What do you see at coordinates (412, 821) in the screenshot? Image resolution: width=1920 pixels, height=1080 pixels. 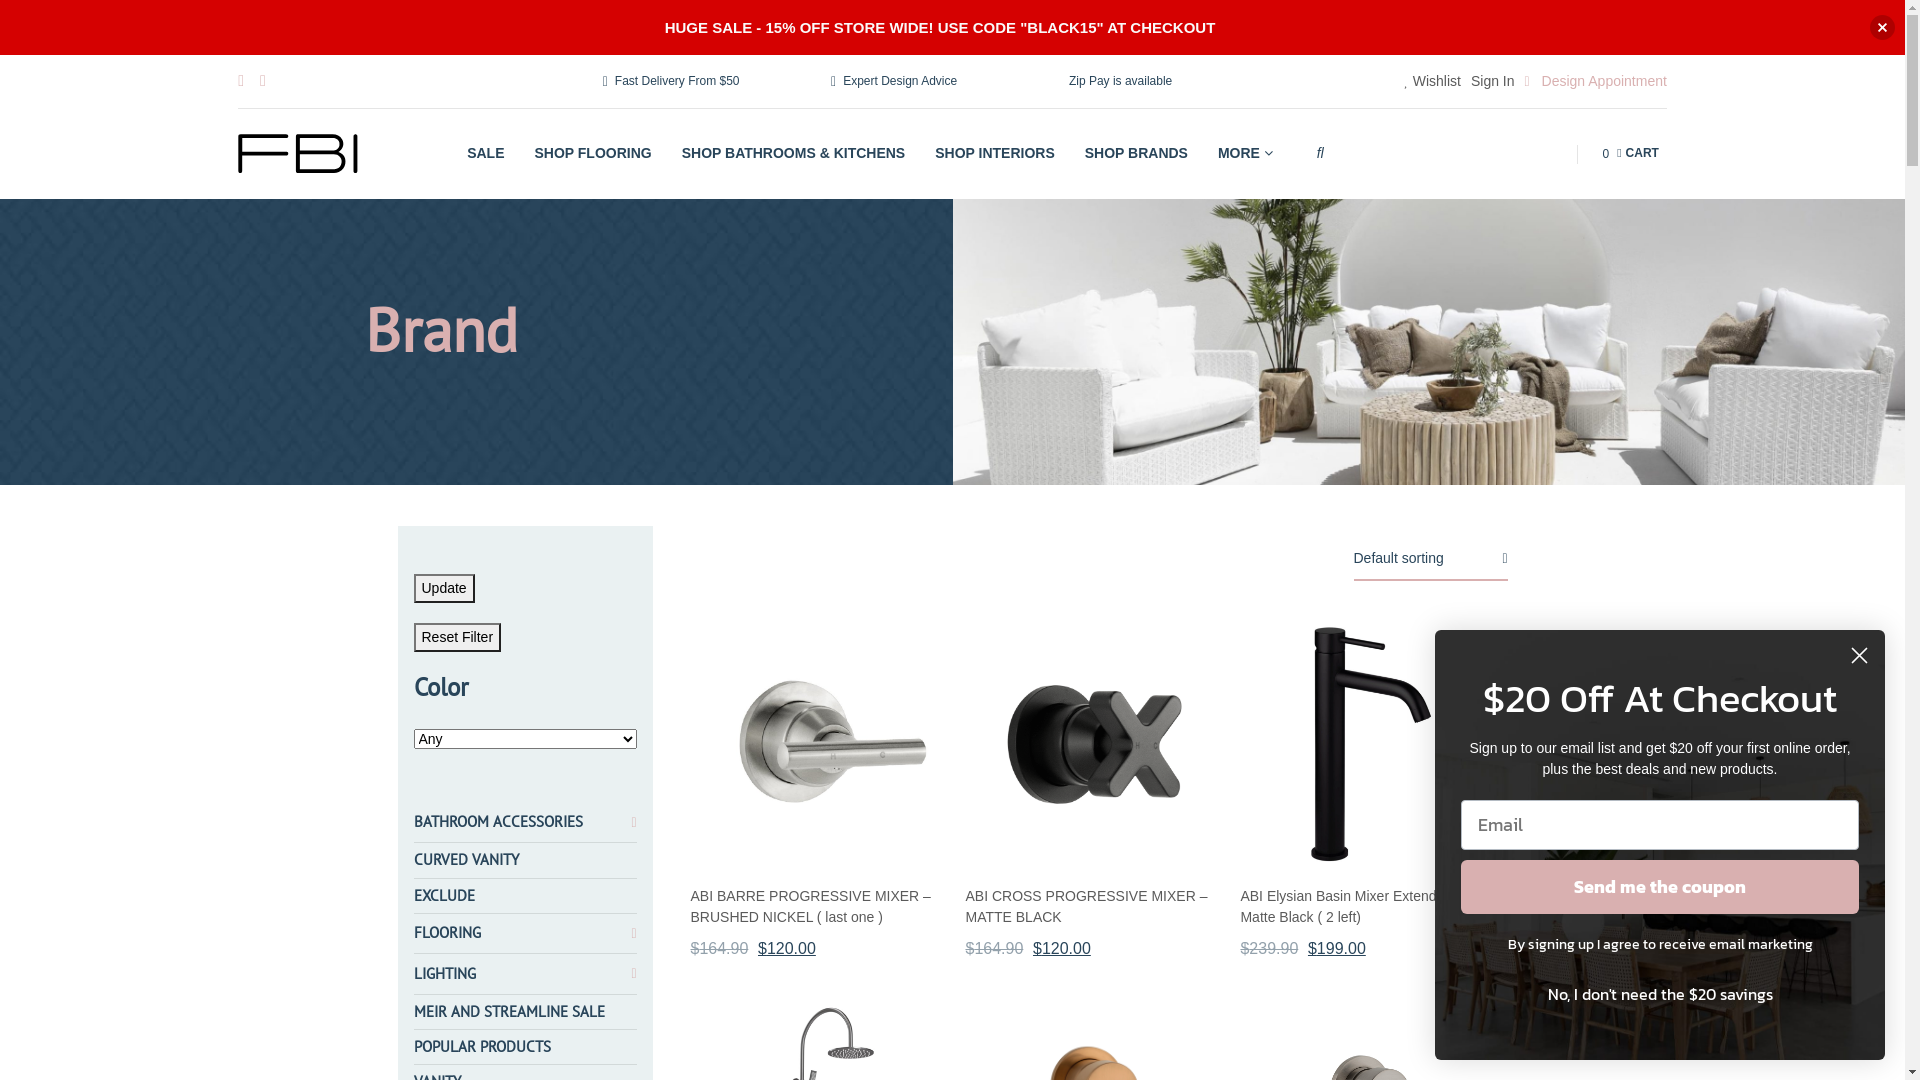 I see `'BATHROOM ACCESSORIES'` at bounding box center [412, 821].